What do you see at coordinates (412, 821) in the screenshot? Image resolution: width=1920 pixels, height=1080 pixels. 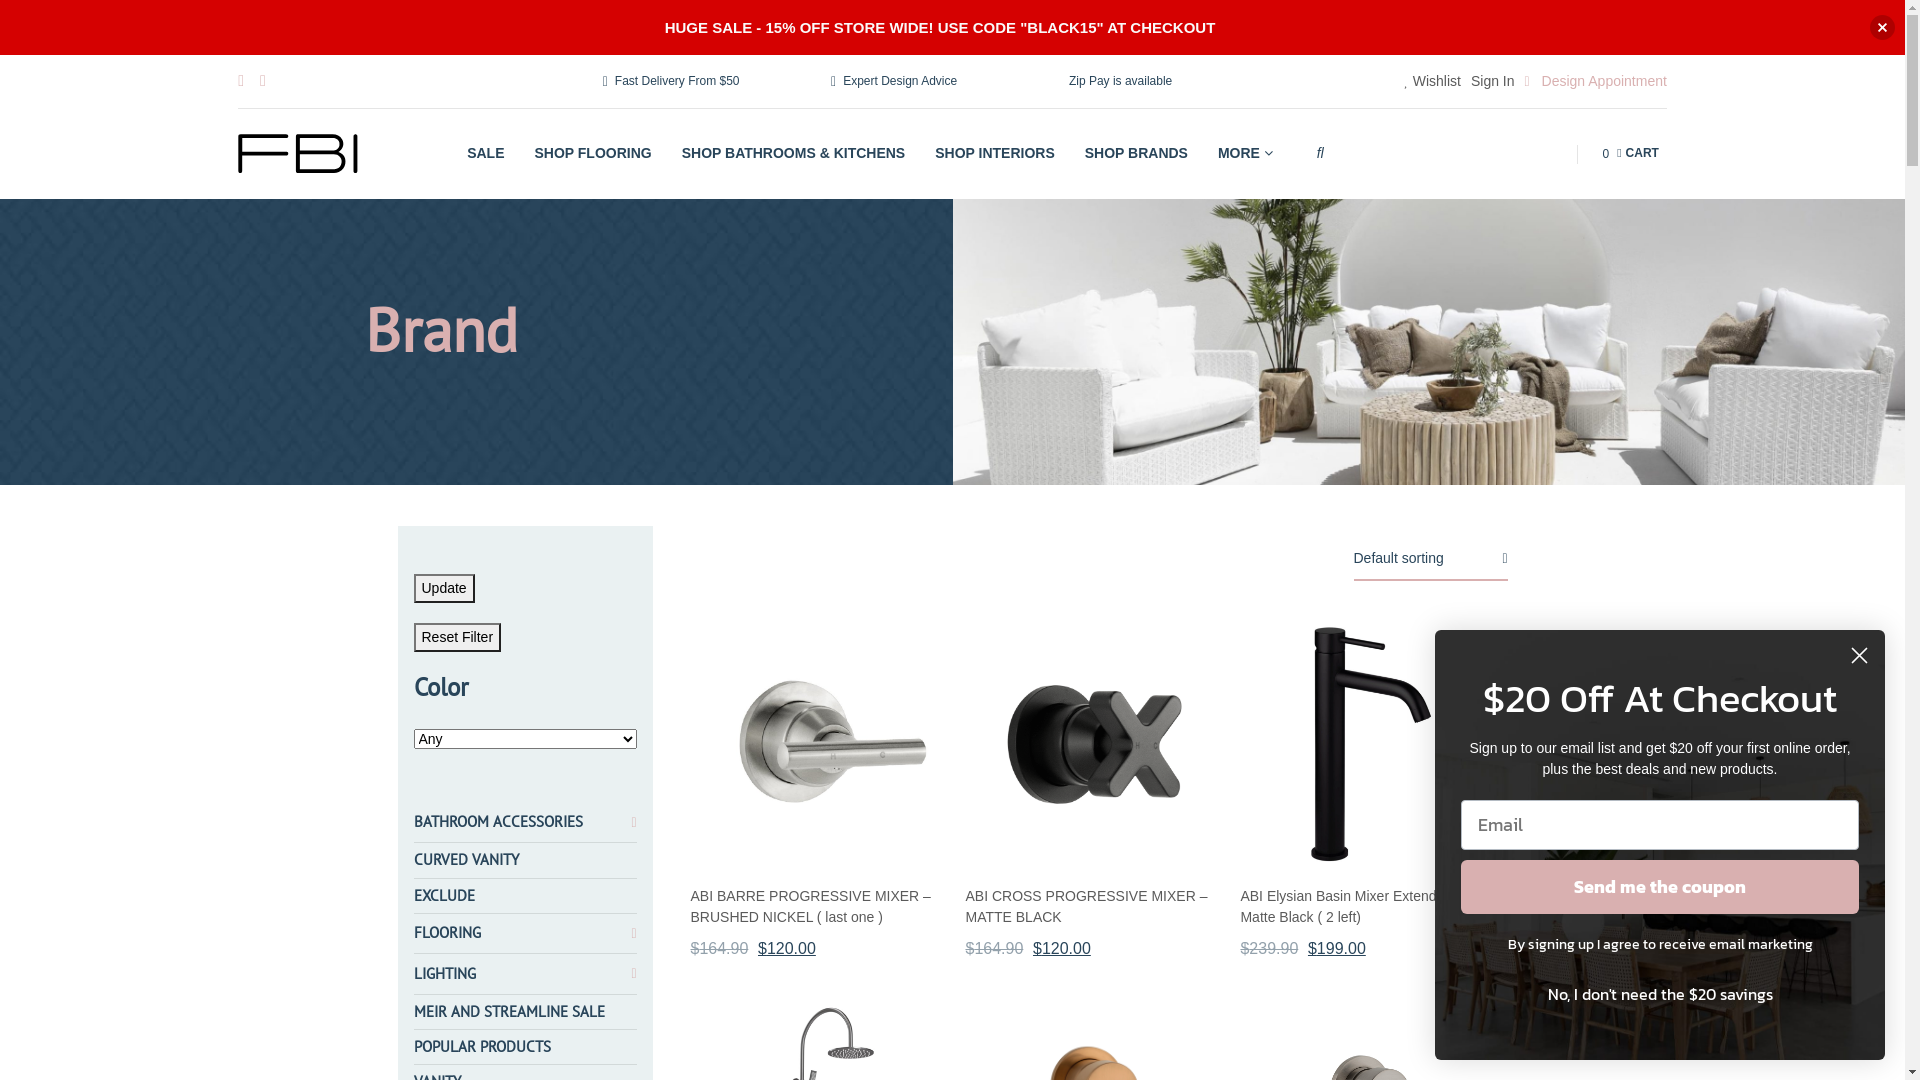 I see `'BATHROOM ACCESSORIES'` at bounding box center [412, 821].